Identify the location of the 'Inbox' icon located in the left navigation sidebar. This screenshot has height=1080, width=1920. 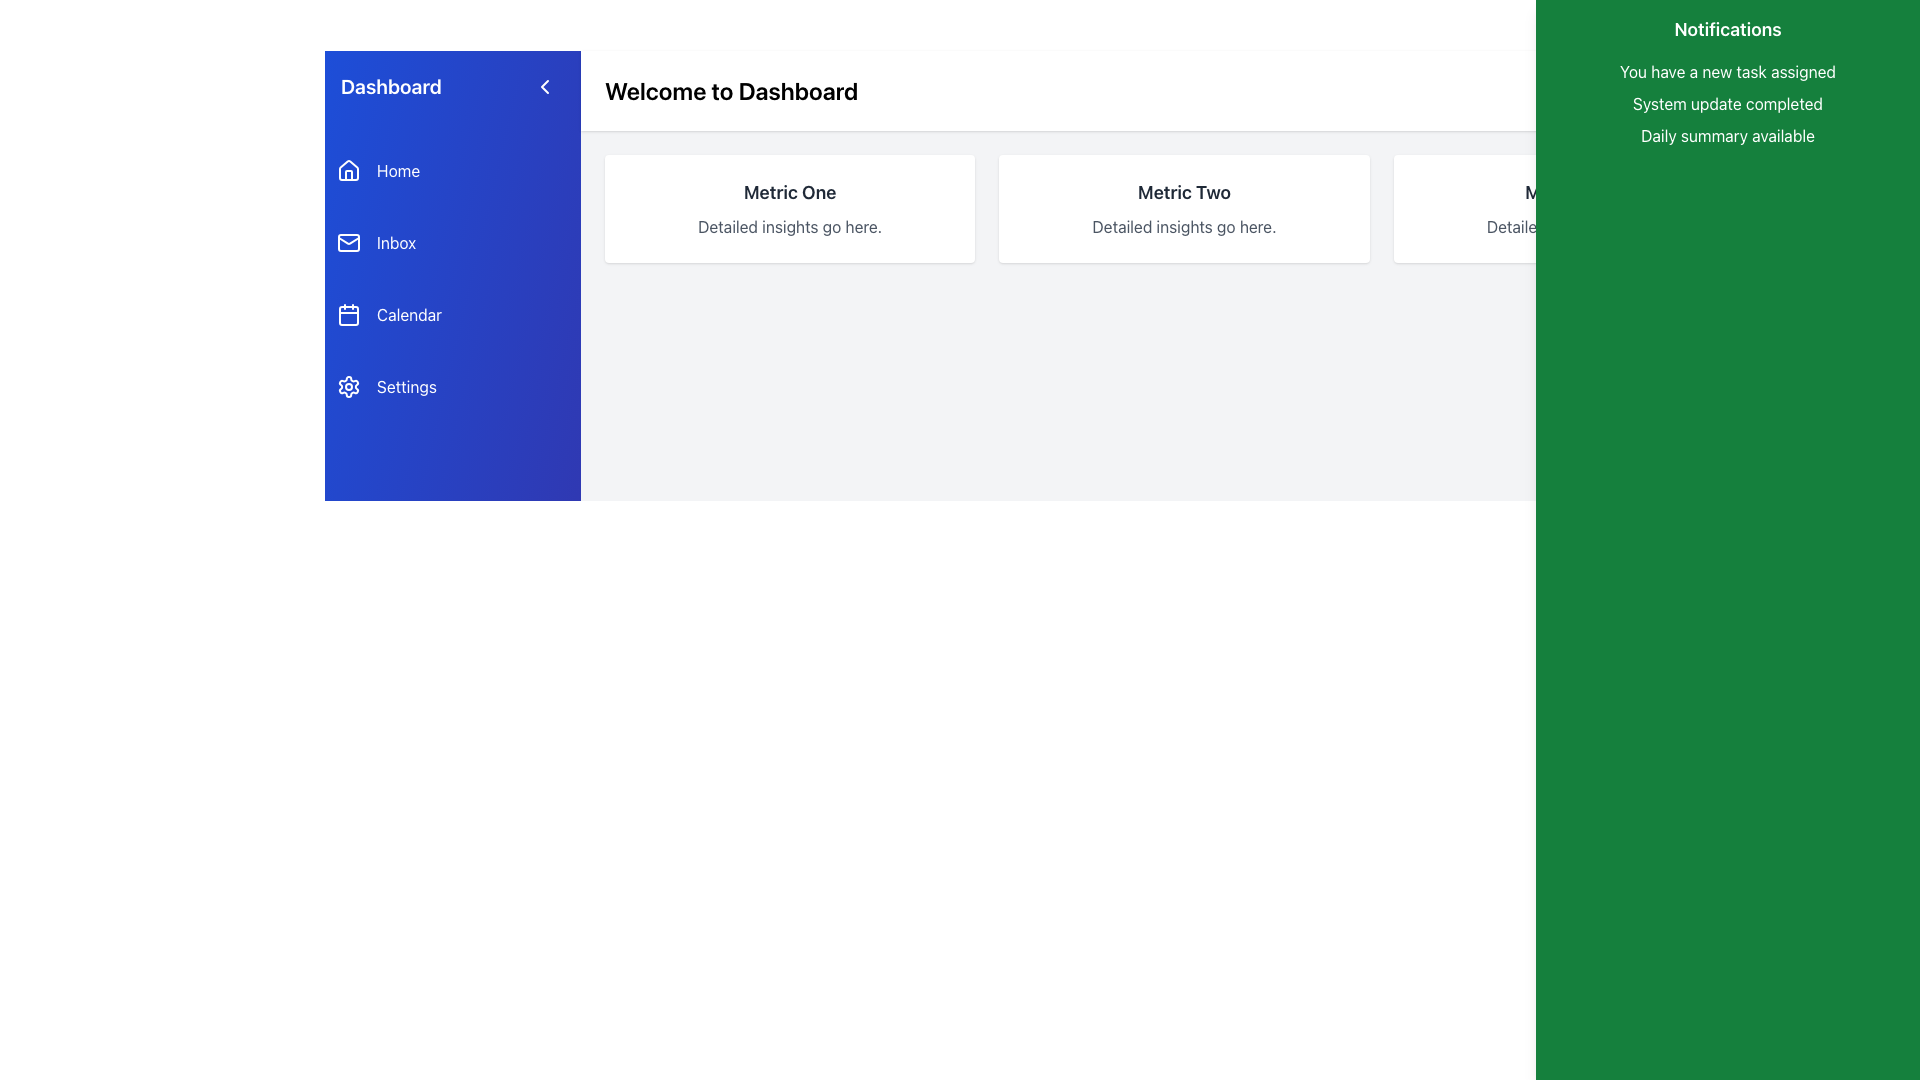
(349, 242).